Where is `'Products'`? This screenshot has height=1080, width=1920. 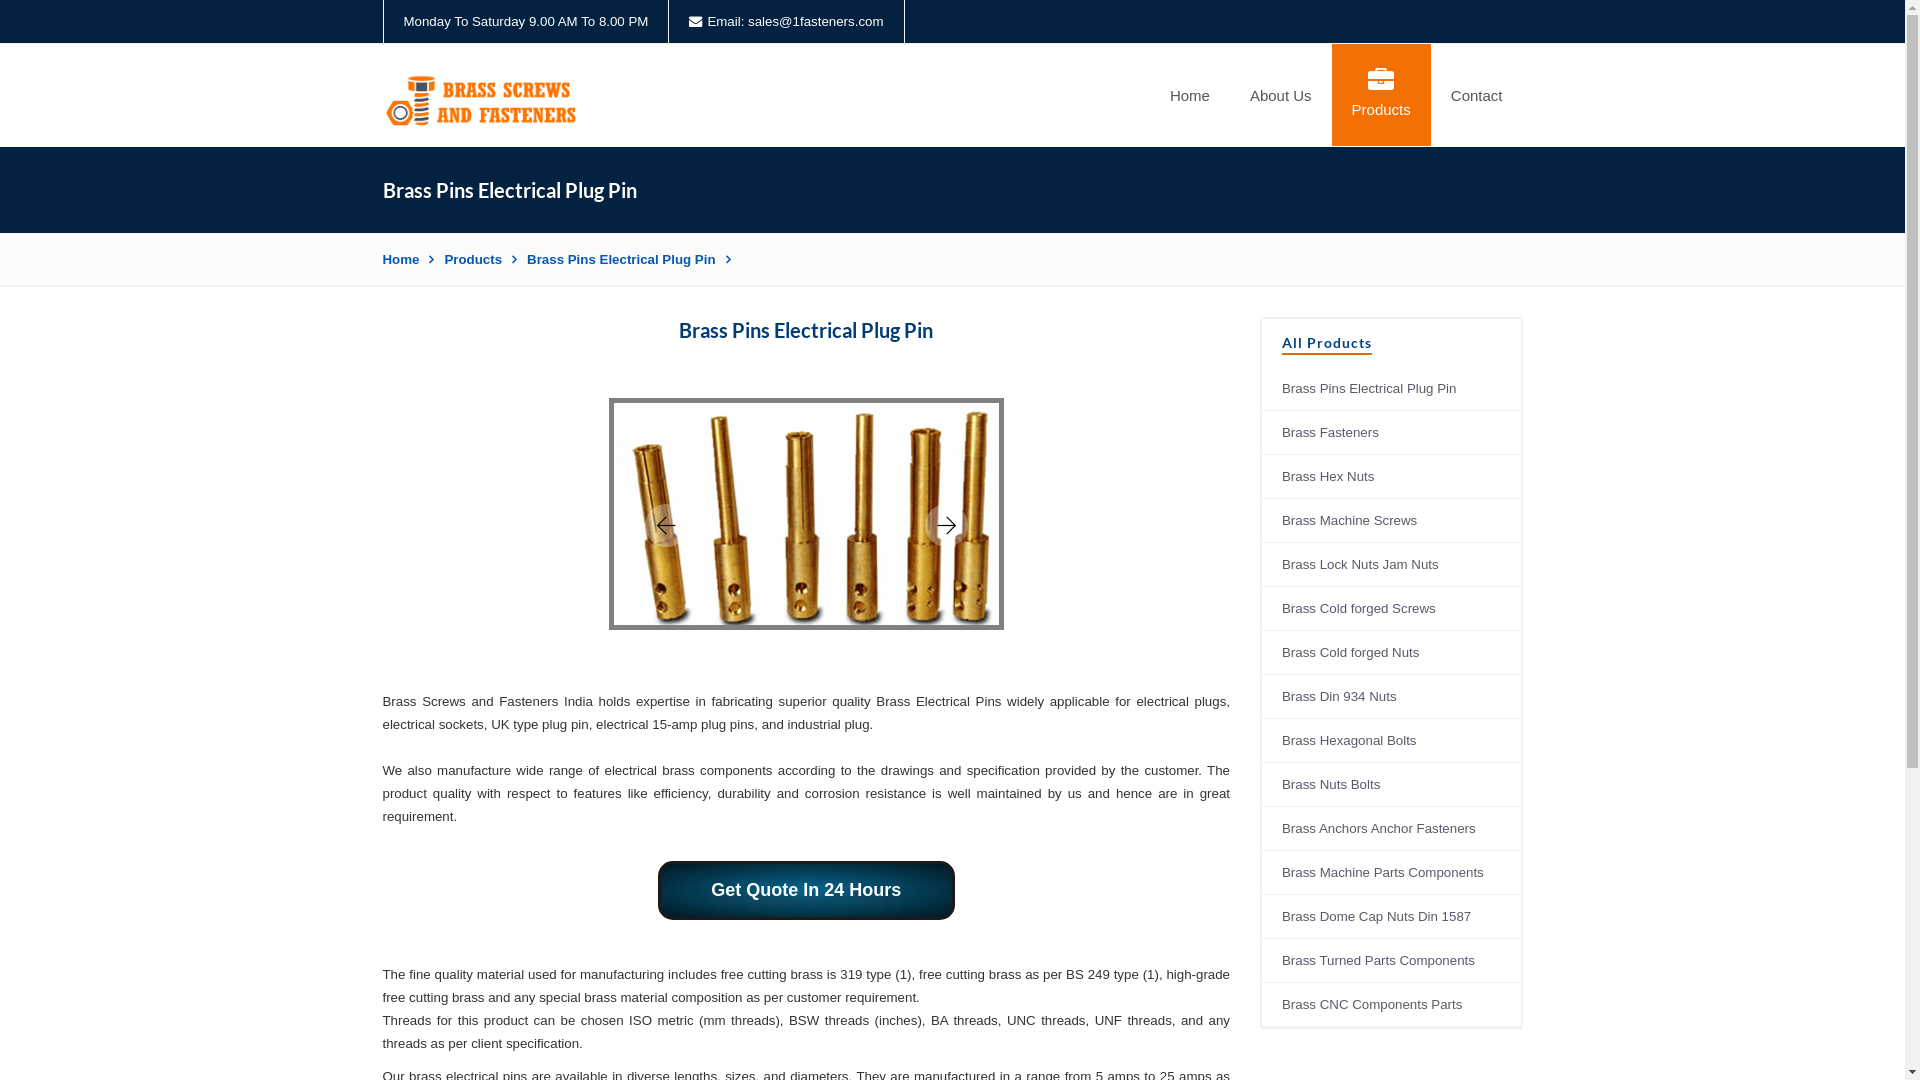
'Products' is located at coordinates (1380, 95).